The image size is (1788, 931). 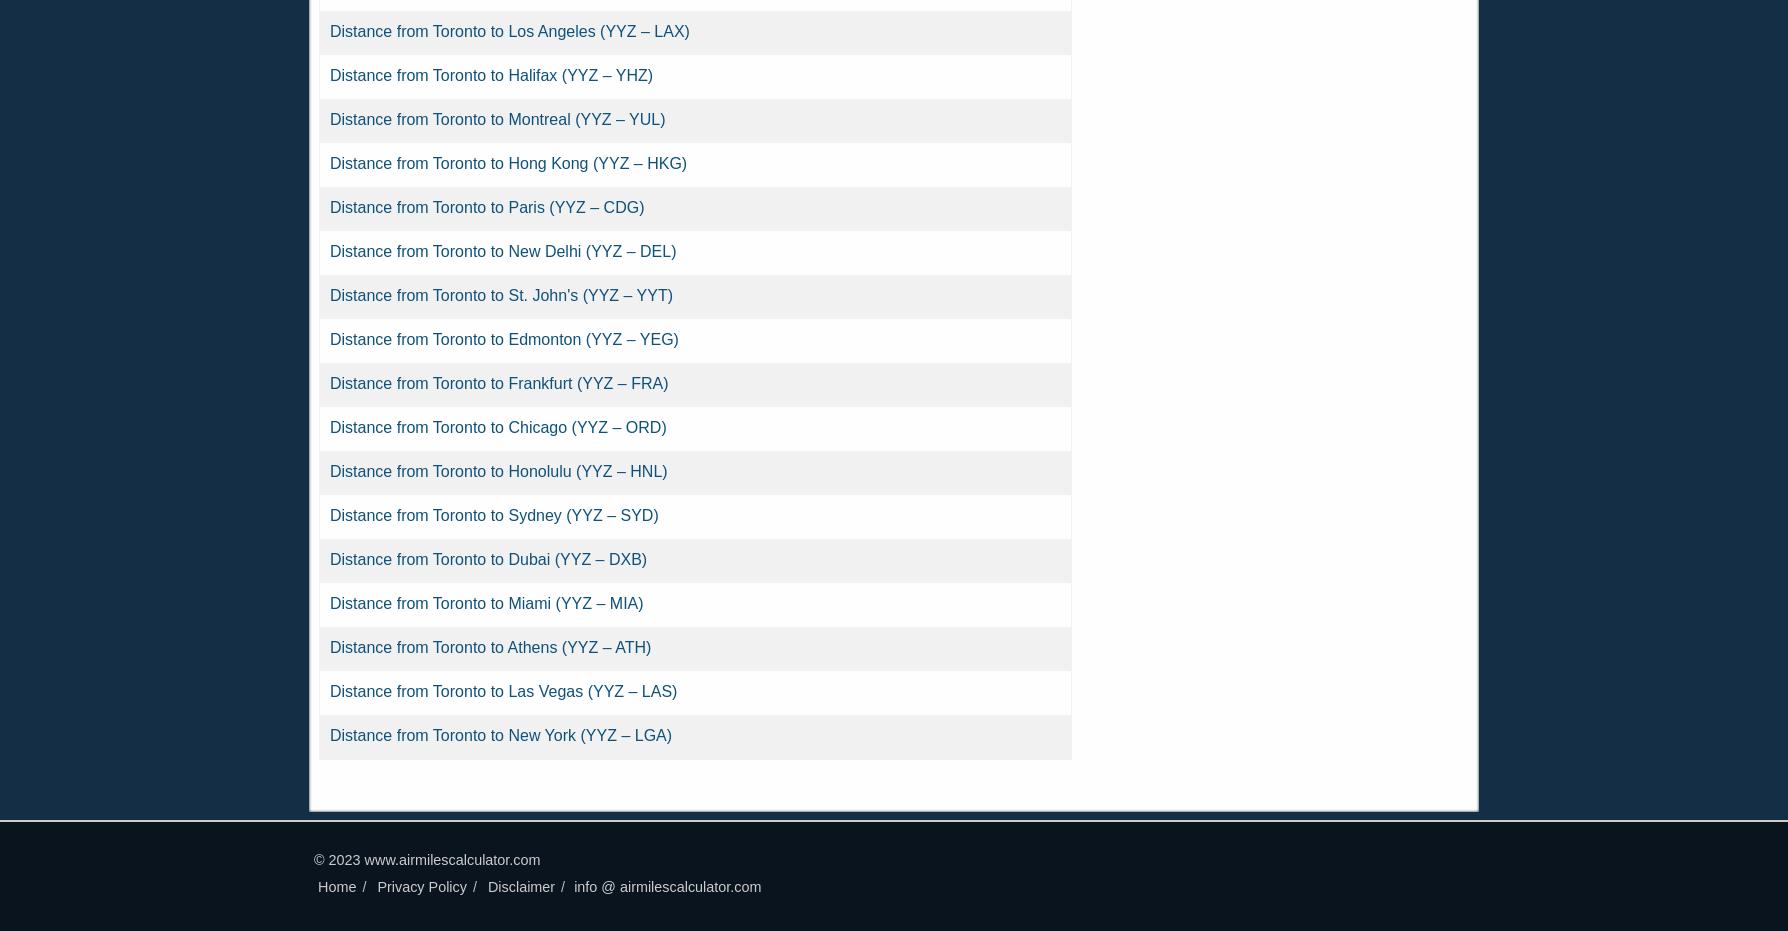 What do you see at coordinates (499, 383) in the screenshot?
I see `'Distance from Toronto to Frankfurt (YYZ – FRA)'` at bounding box center [499, 383].